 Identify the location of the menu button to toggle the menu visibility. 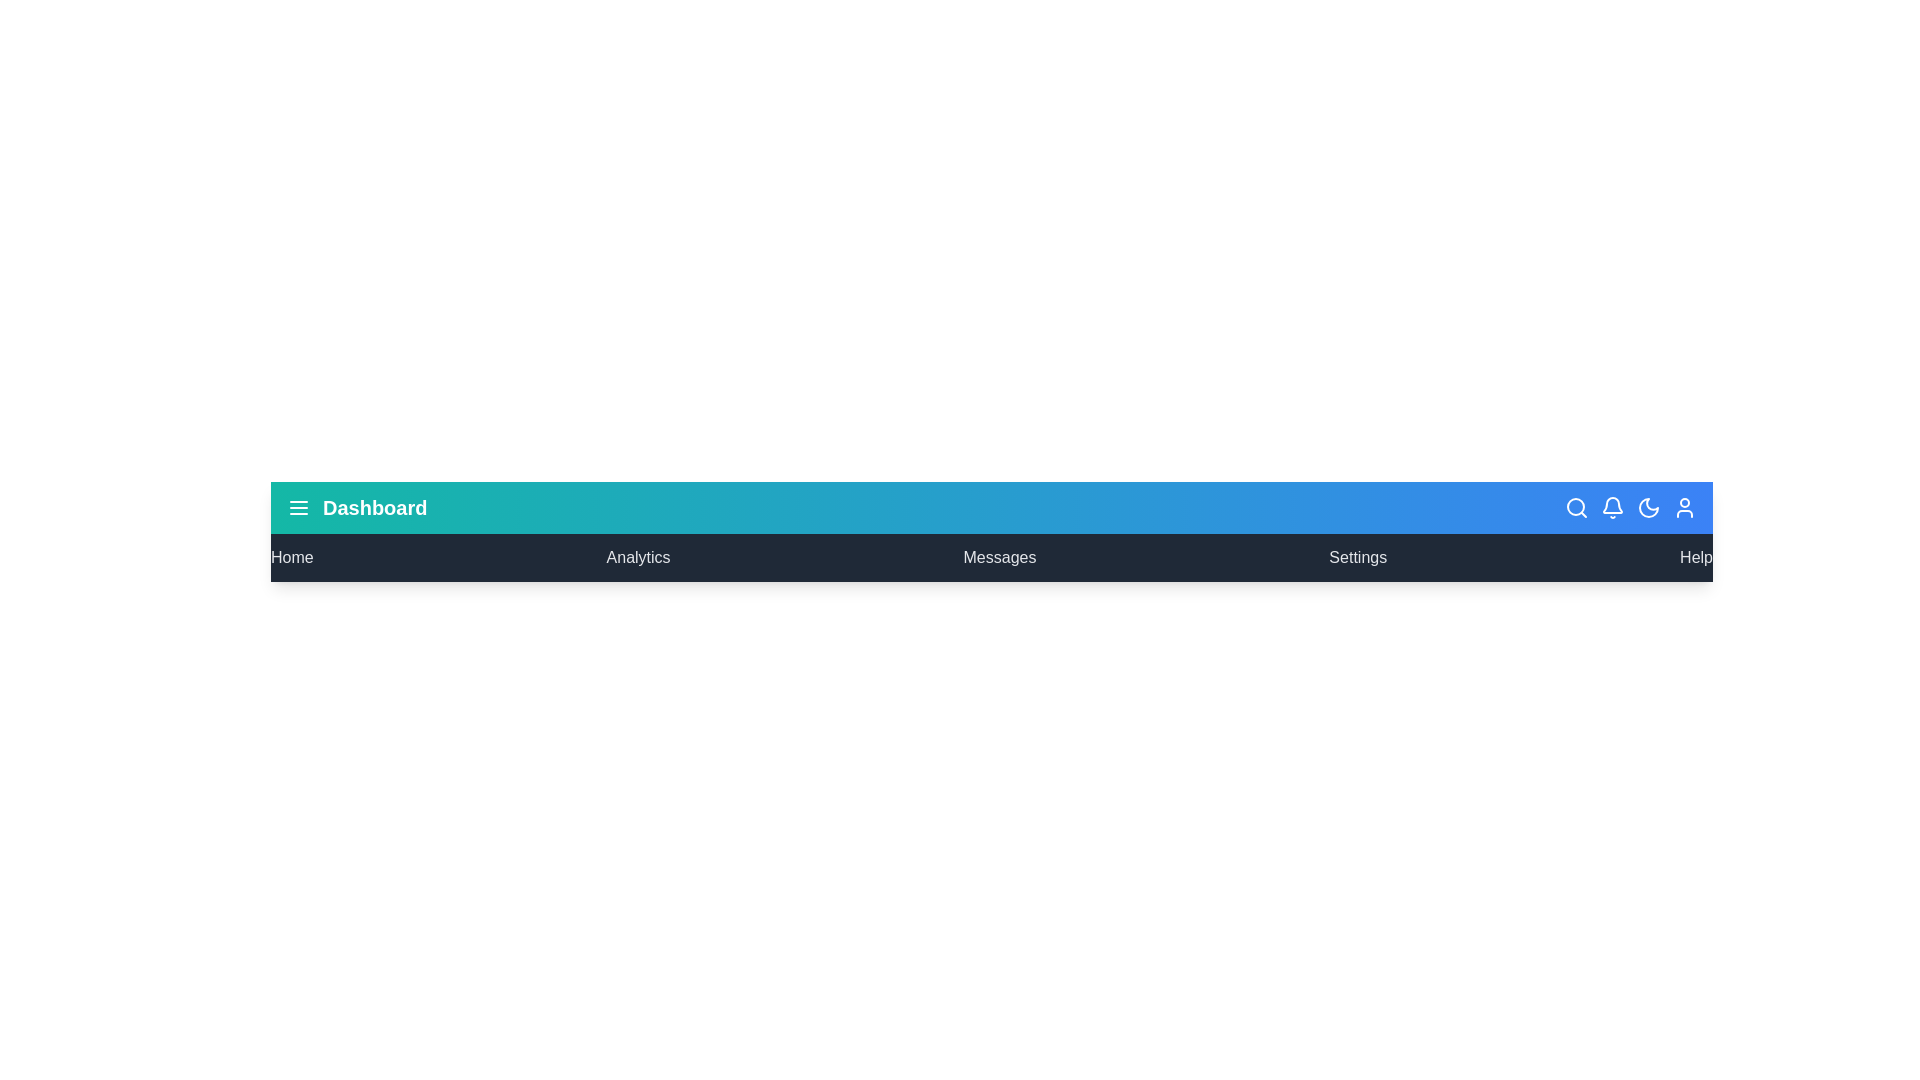
(297, 507).